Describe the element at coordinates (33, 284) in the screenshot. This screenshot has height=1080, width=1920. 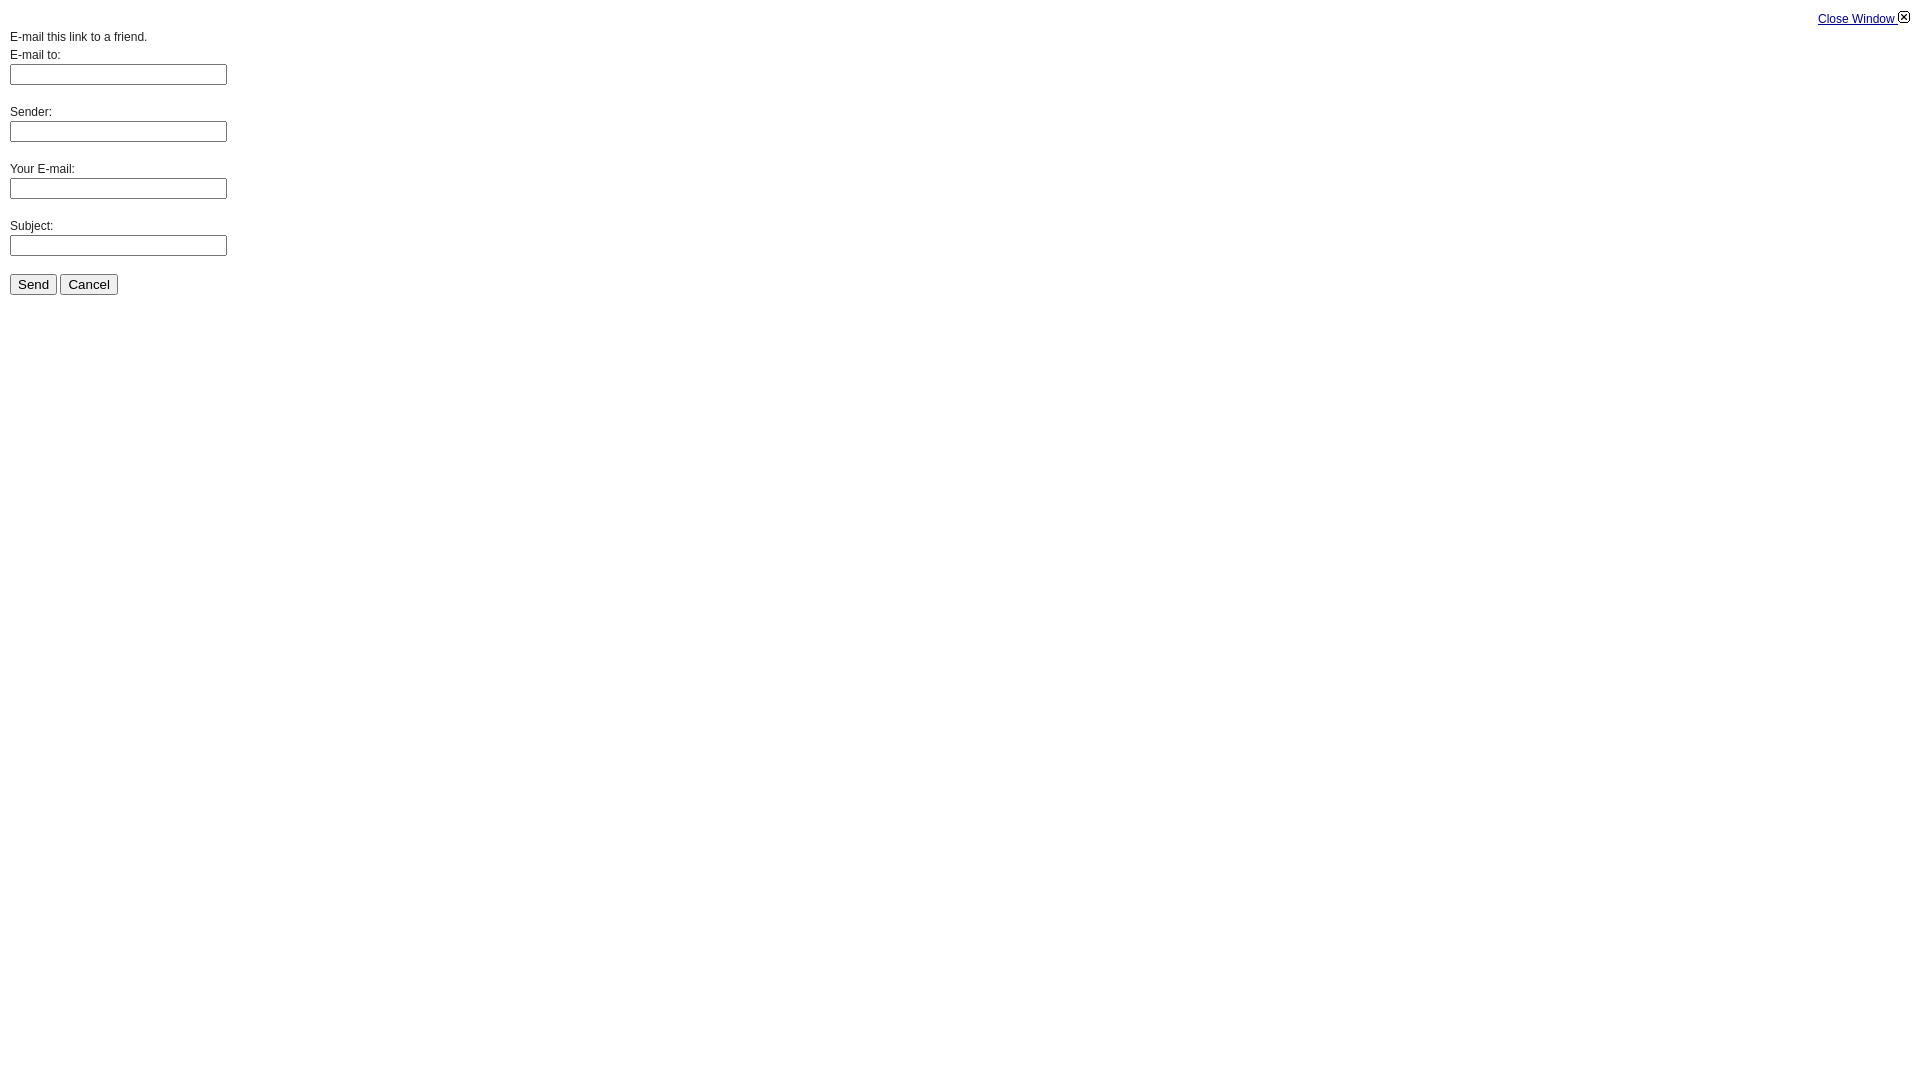
I see `'Send'` at that location.